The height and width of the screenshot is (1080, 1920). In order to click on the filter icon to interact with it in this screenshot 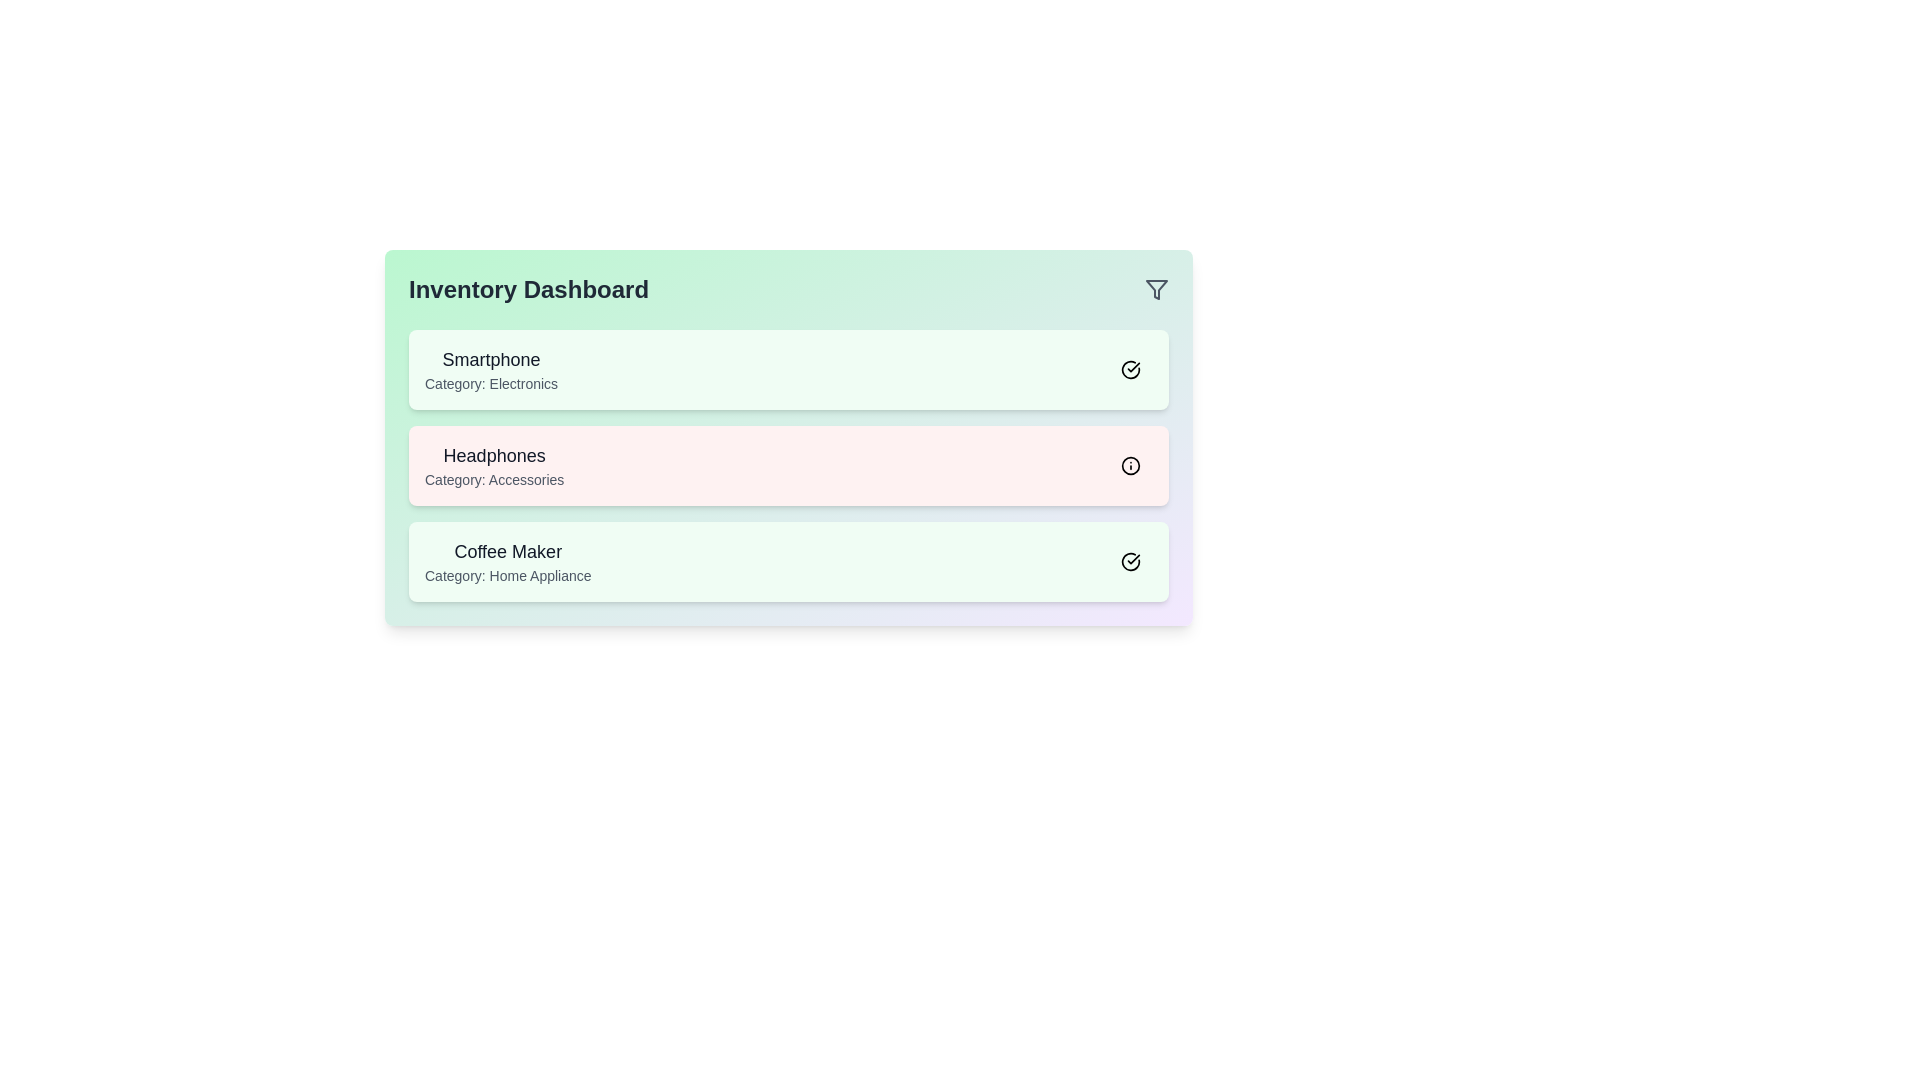, I will do `click(1156, 289)`.